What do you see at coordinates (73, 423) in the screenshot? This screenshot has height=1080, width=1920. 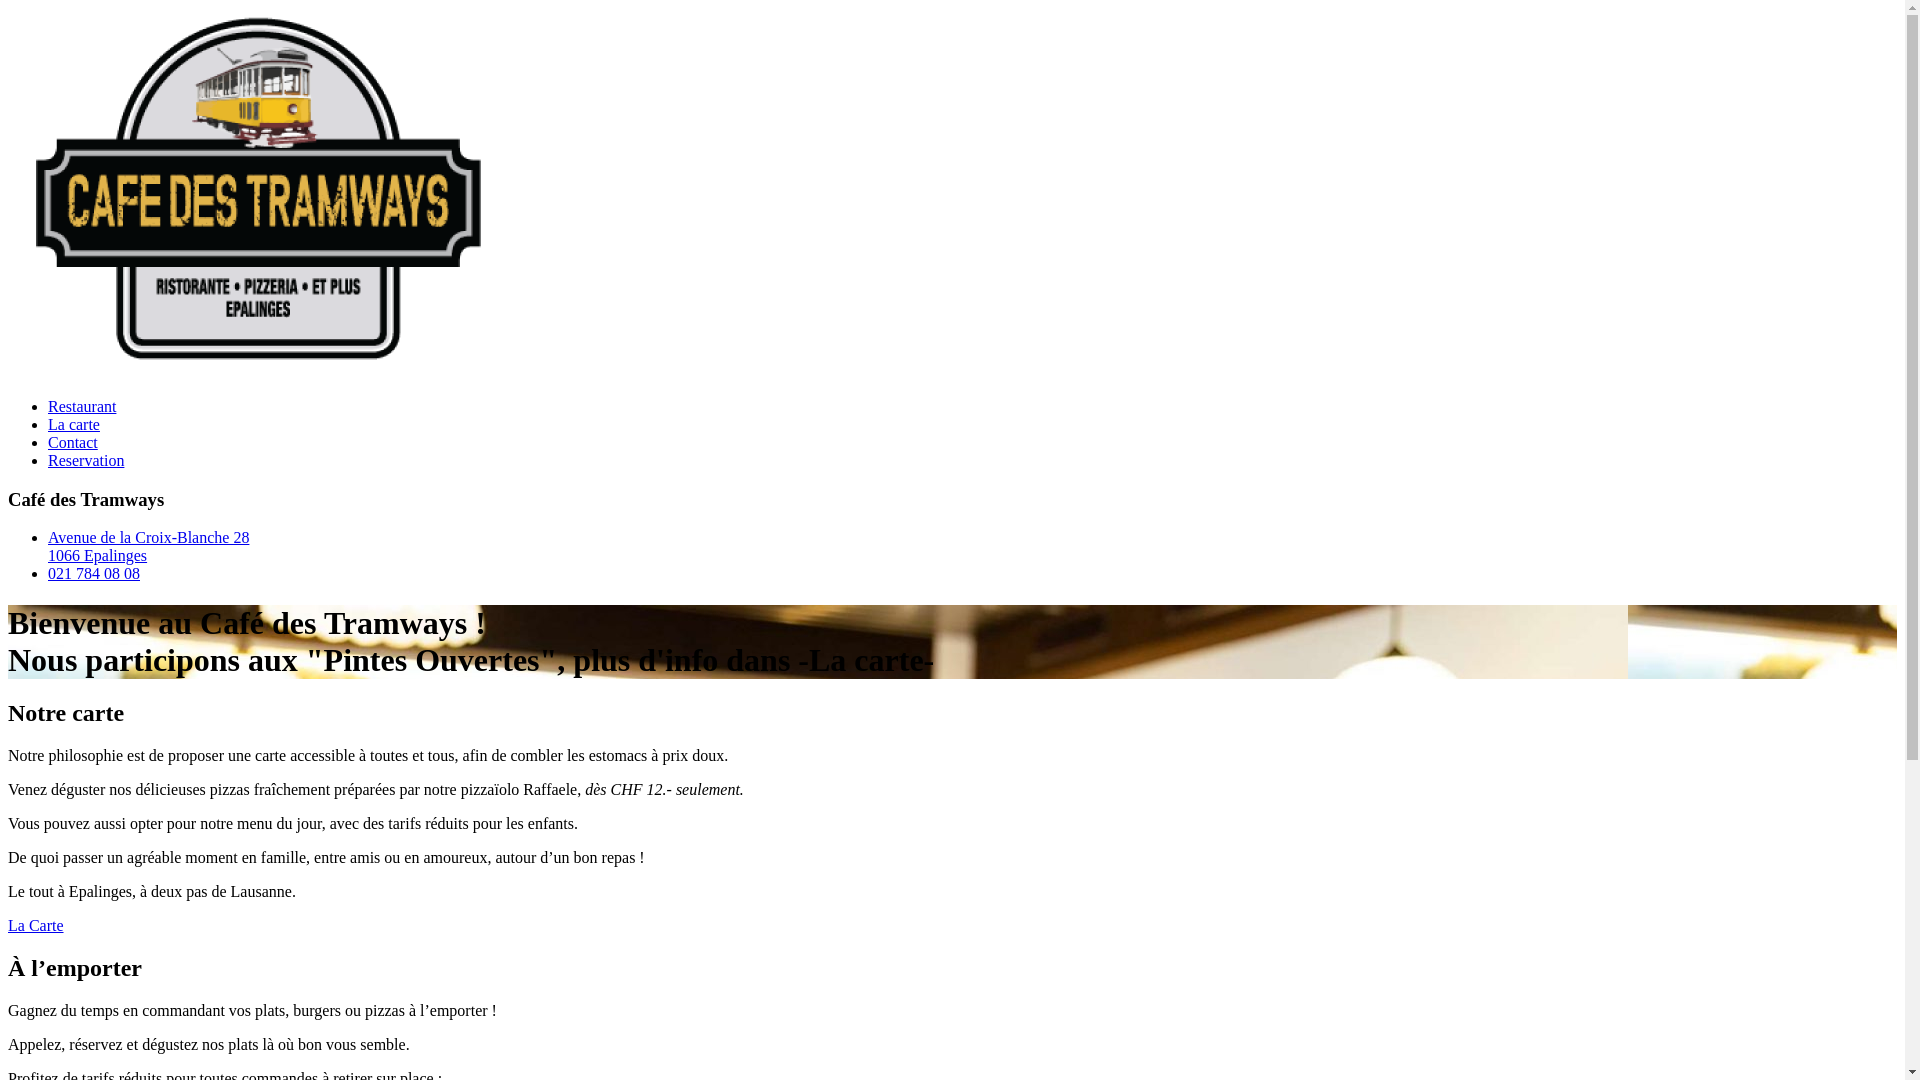 I see `'La carte'` at bounding box center [73, 423].